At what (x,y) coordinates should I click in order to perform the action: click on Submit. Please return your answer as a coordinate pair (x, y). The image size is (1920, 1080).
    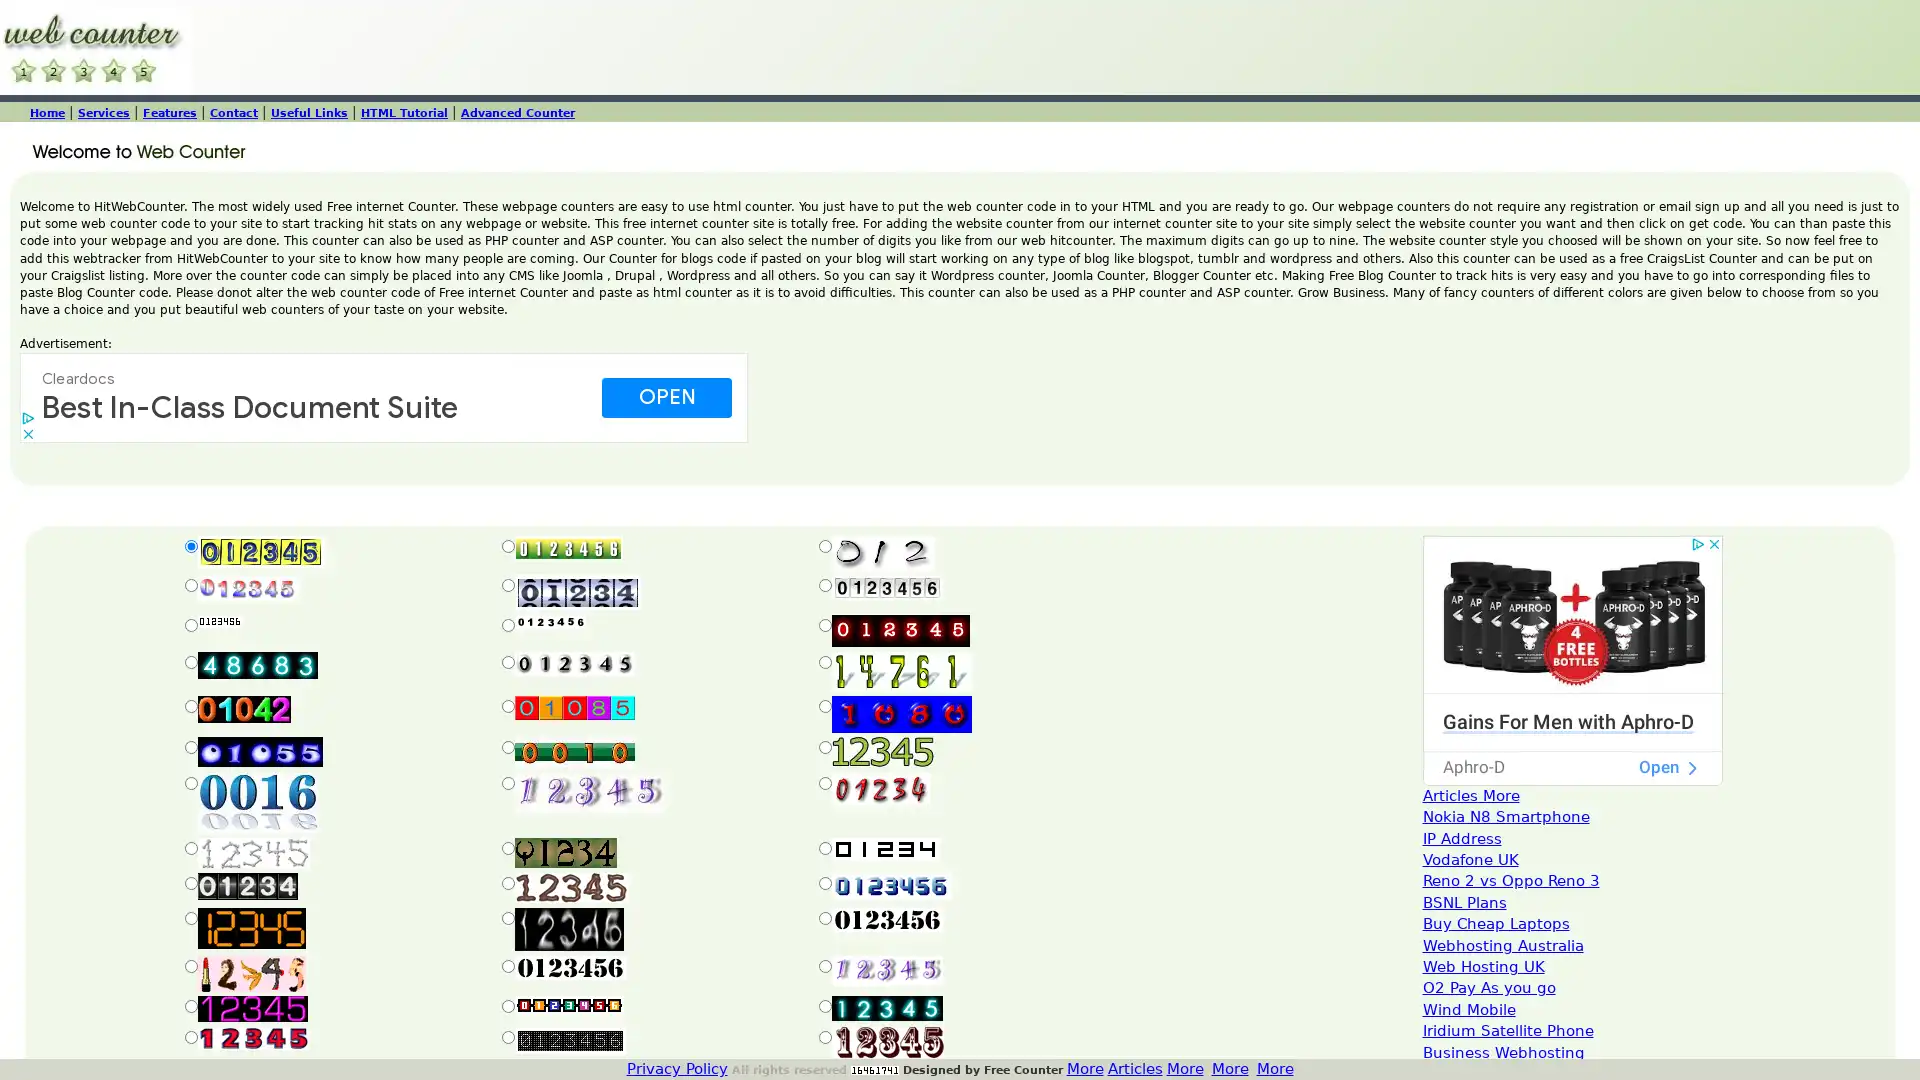
    Looking at the image, I should click on (890, 885).